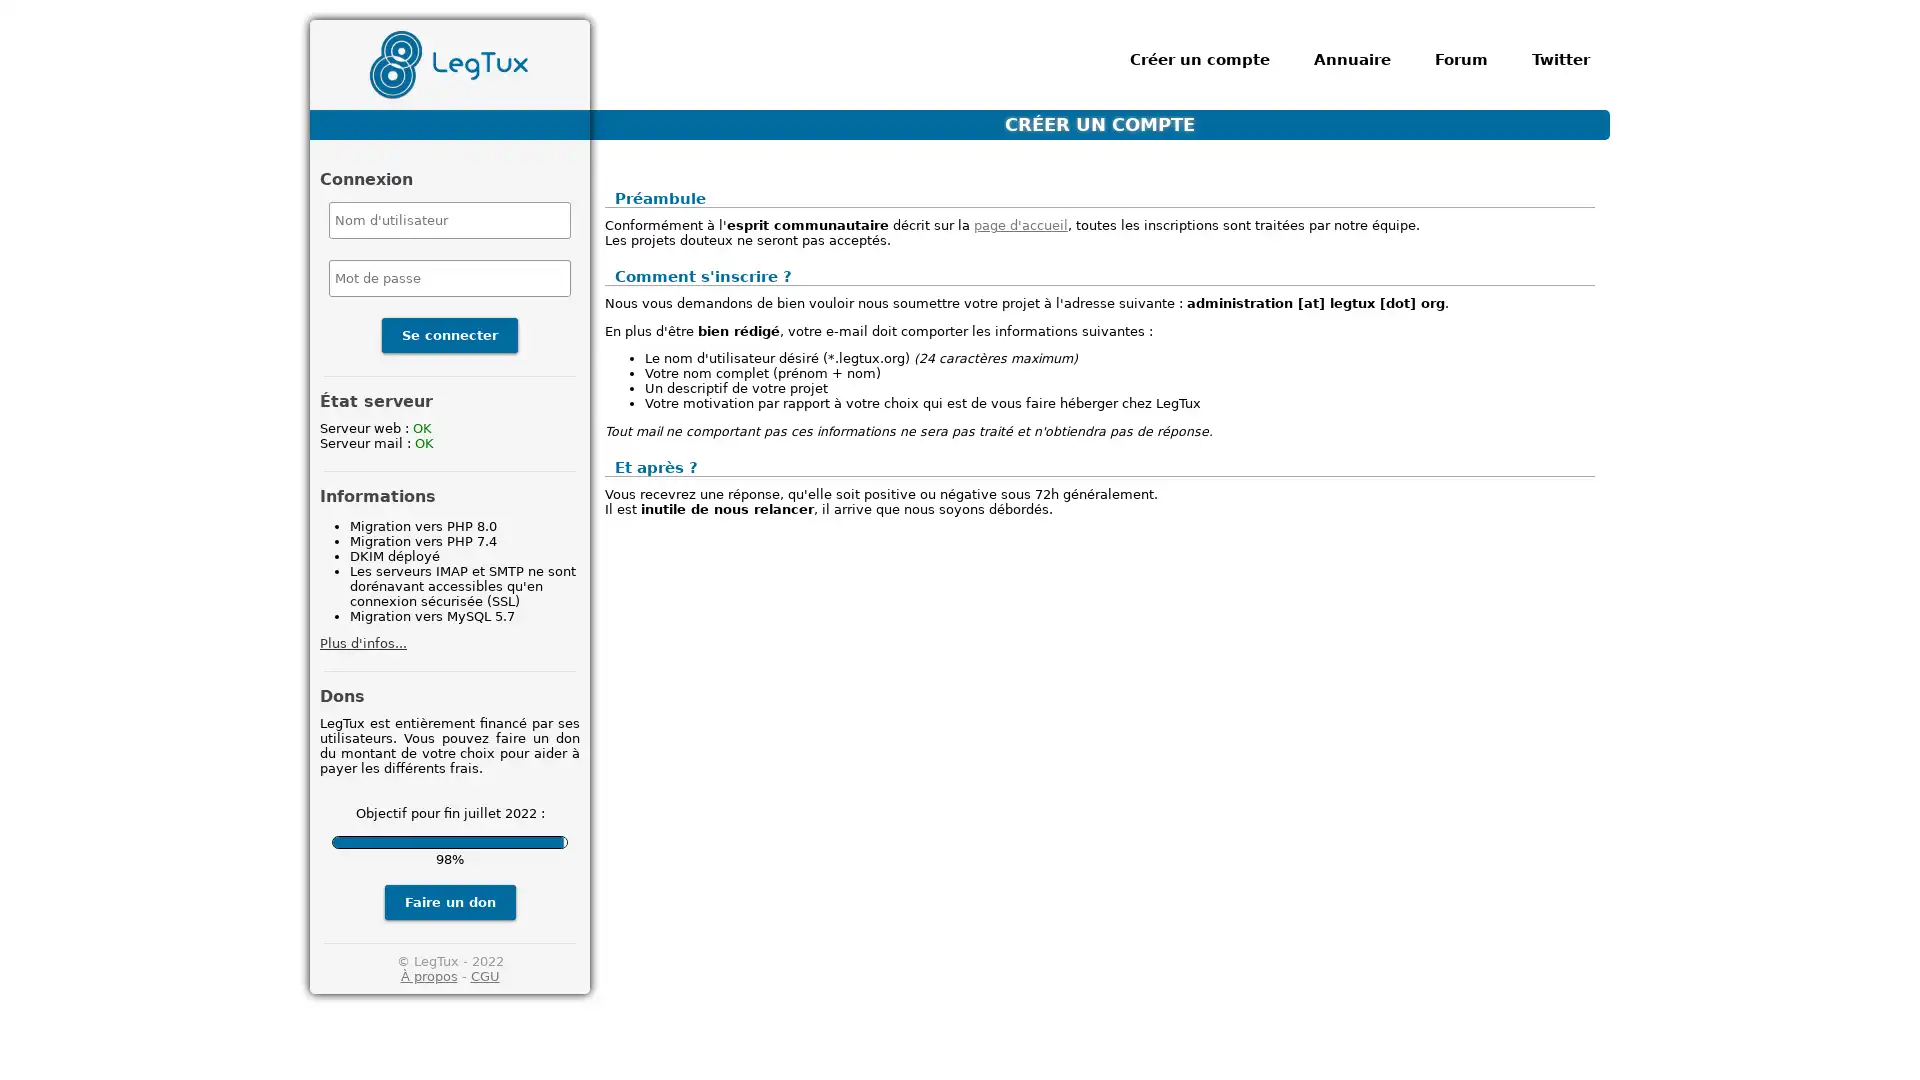 This screenshot has width=1920, height=1080. Describe the element at coordinates (448, 901) in the screenshot. I see `Faire un don` at that location.